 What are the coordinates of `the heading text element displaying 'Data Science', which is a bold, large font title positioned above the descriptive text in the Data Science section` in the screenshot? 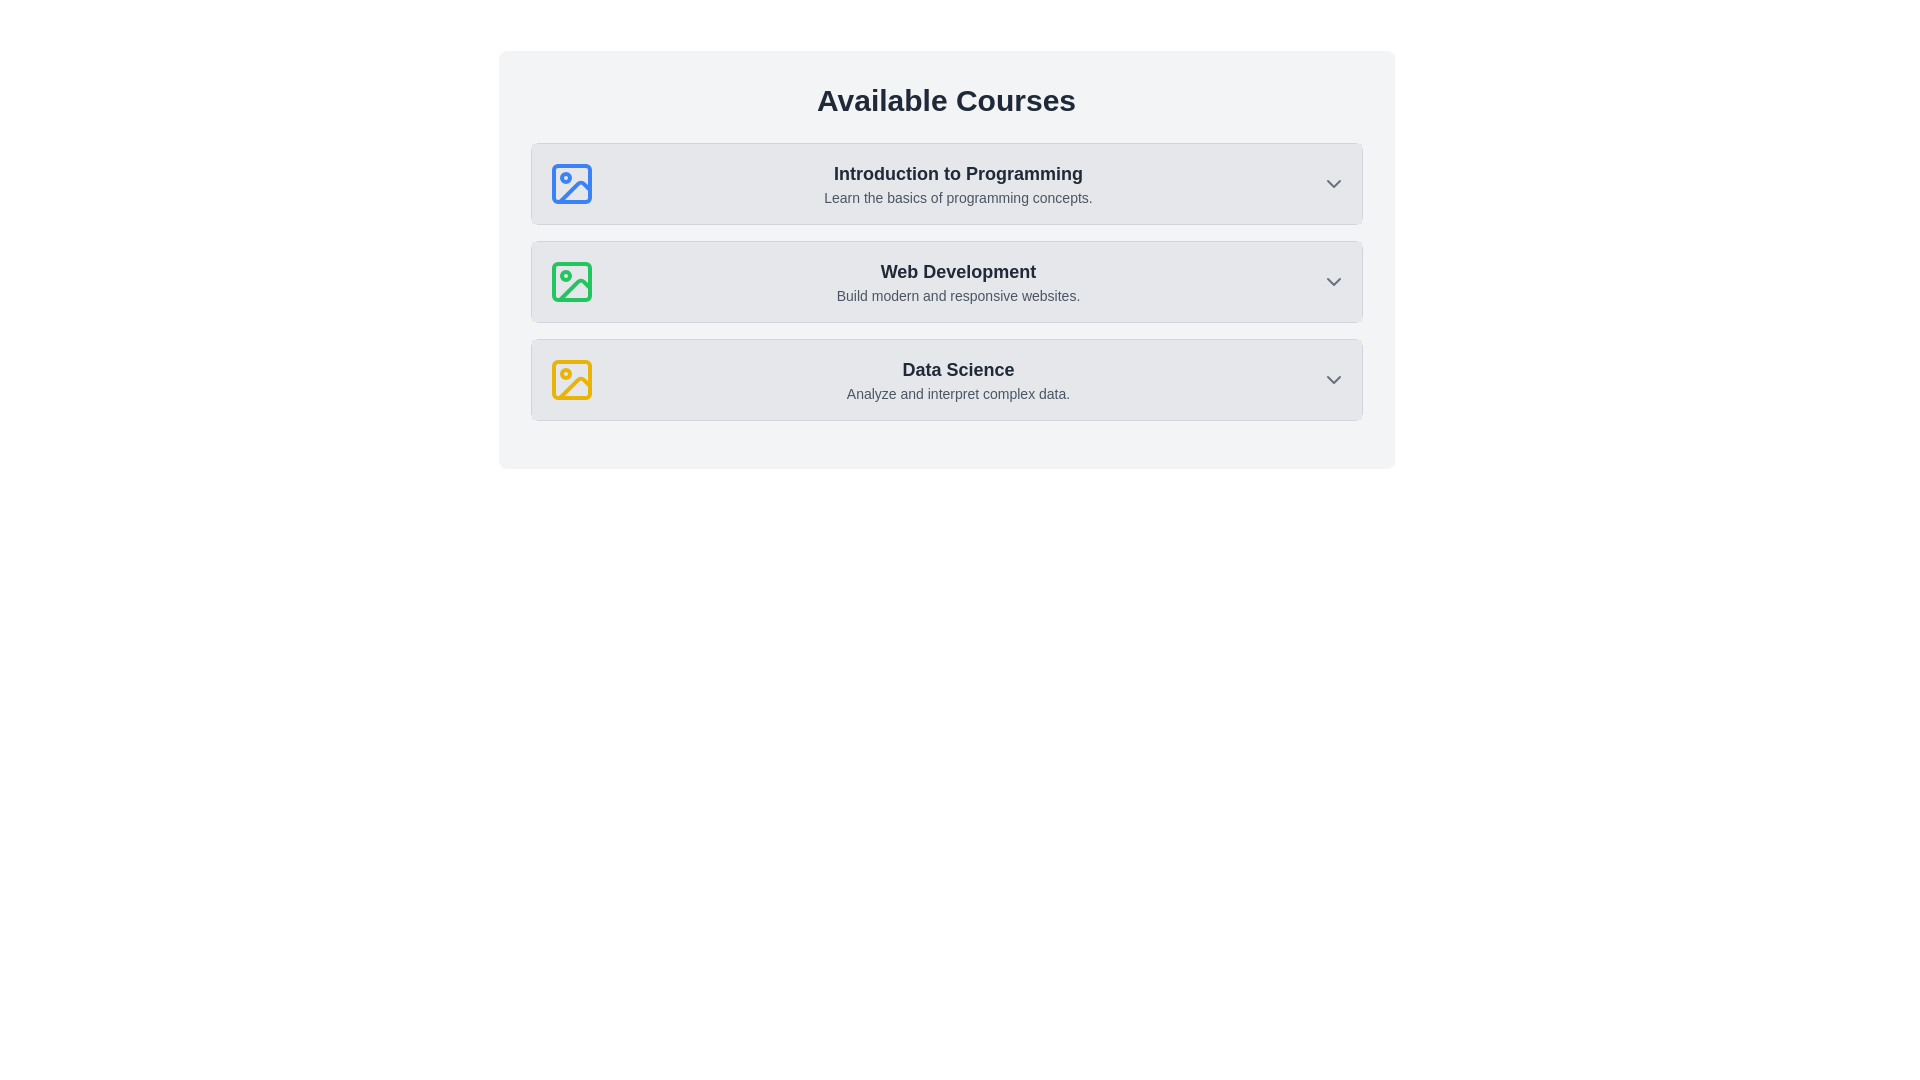 It's located at (957, 370).